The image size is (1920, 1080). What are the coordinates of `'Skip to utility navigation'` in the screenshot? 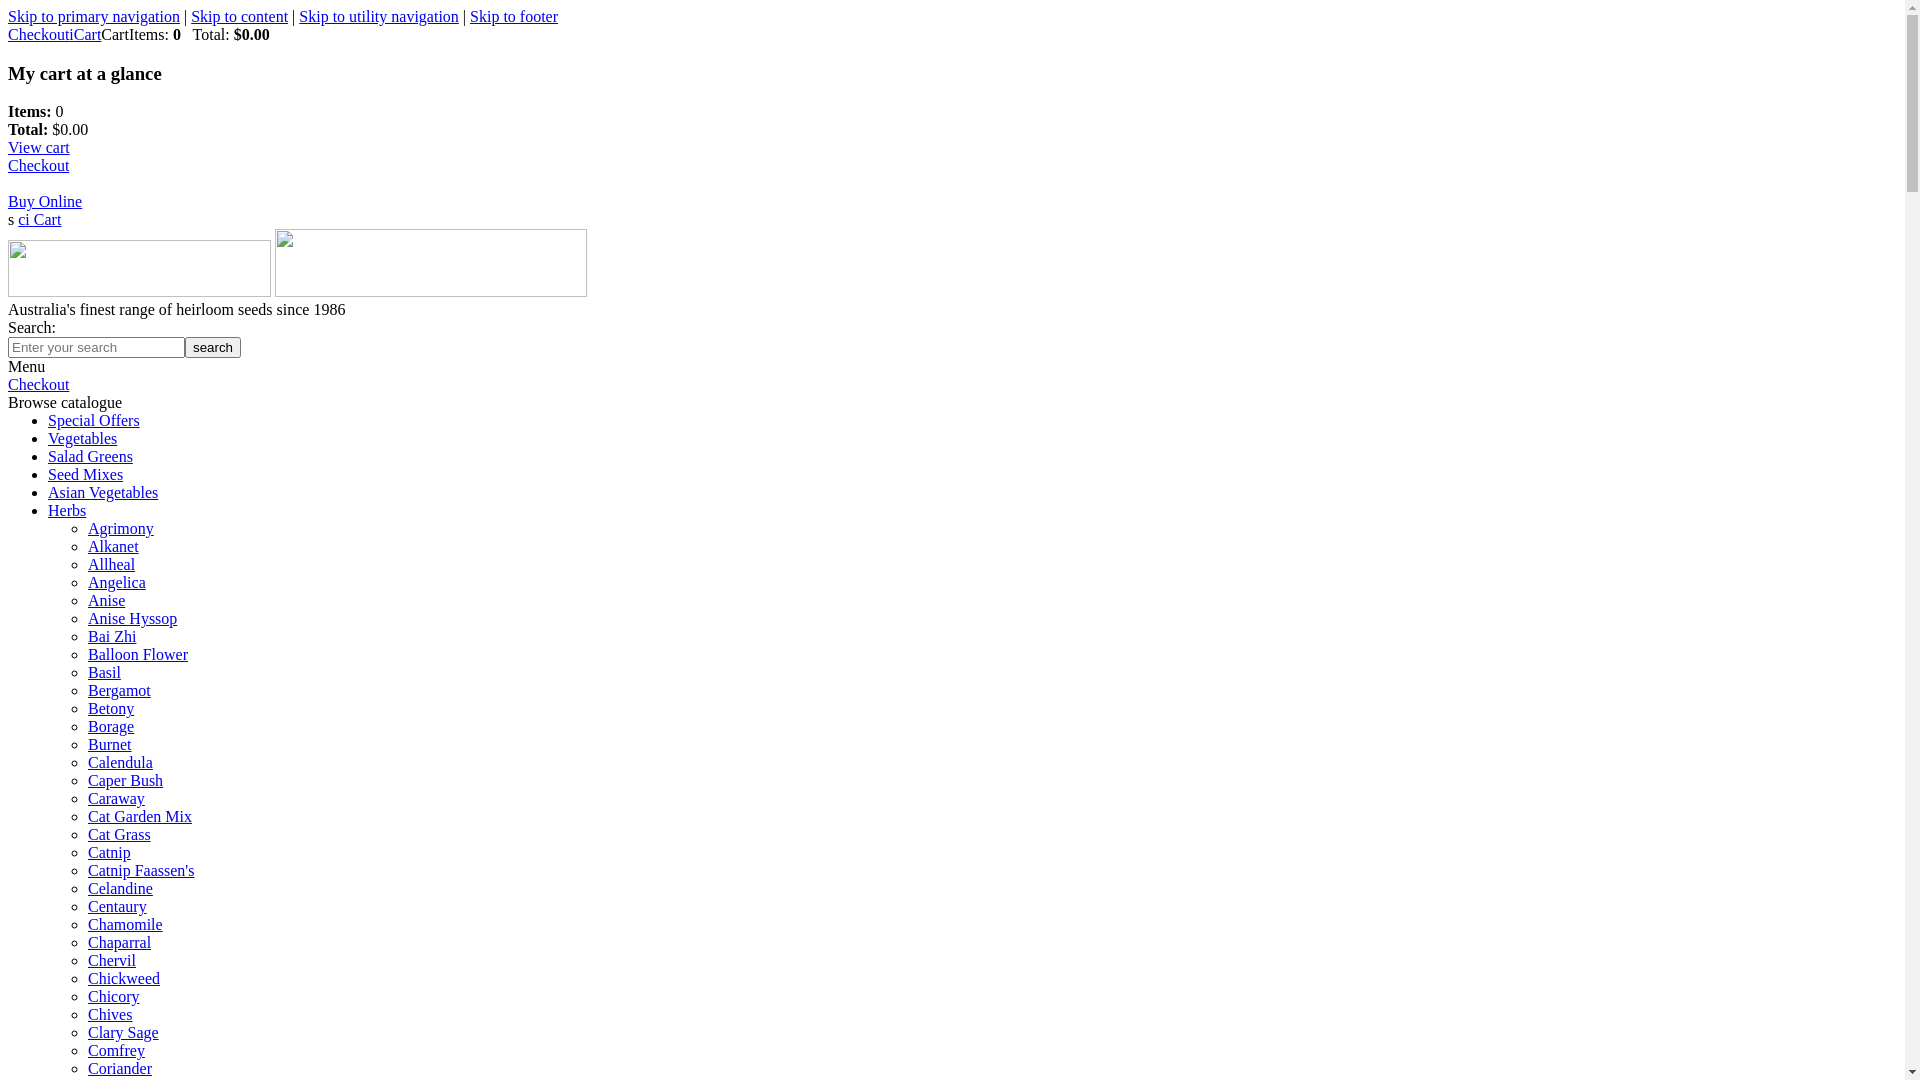 It's located at (297, 16).